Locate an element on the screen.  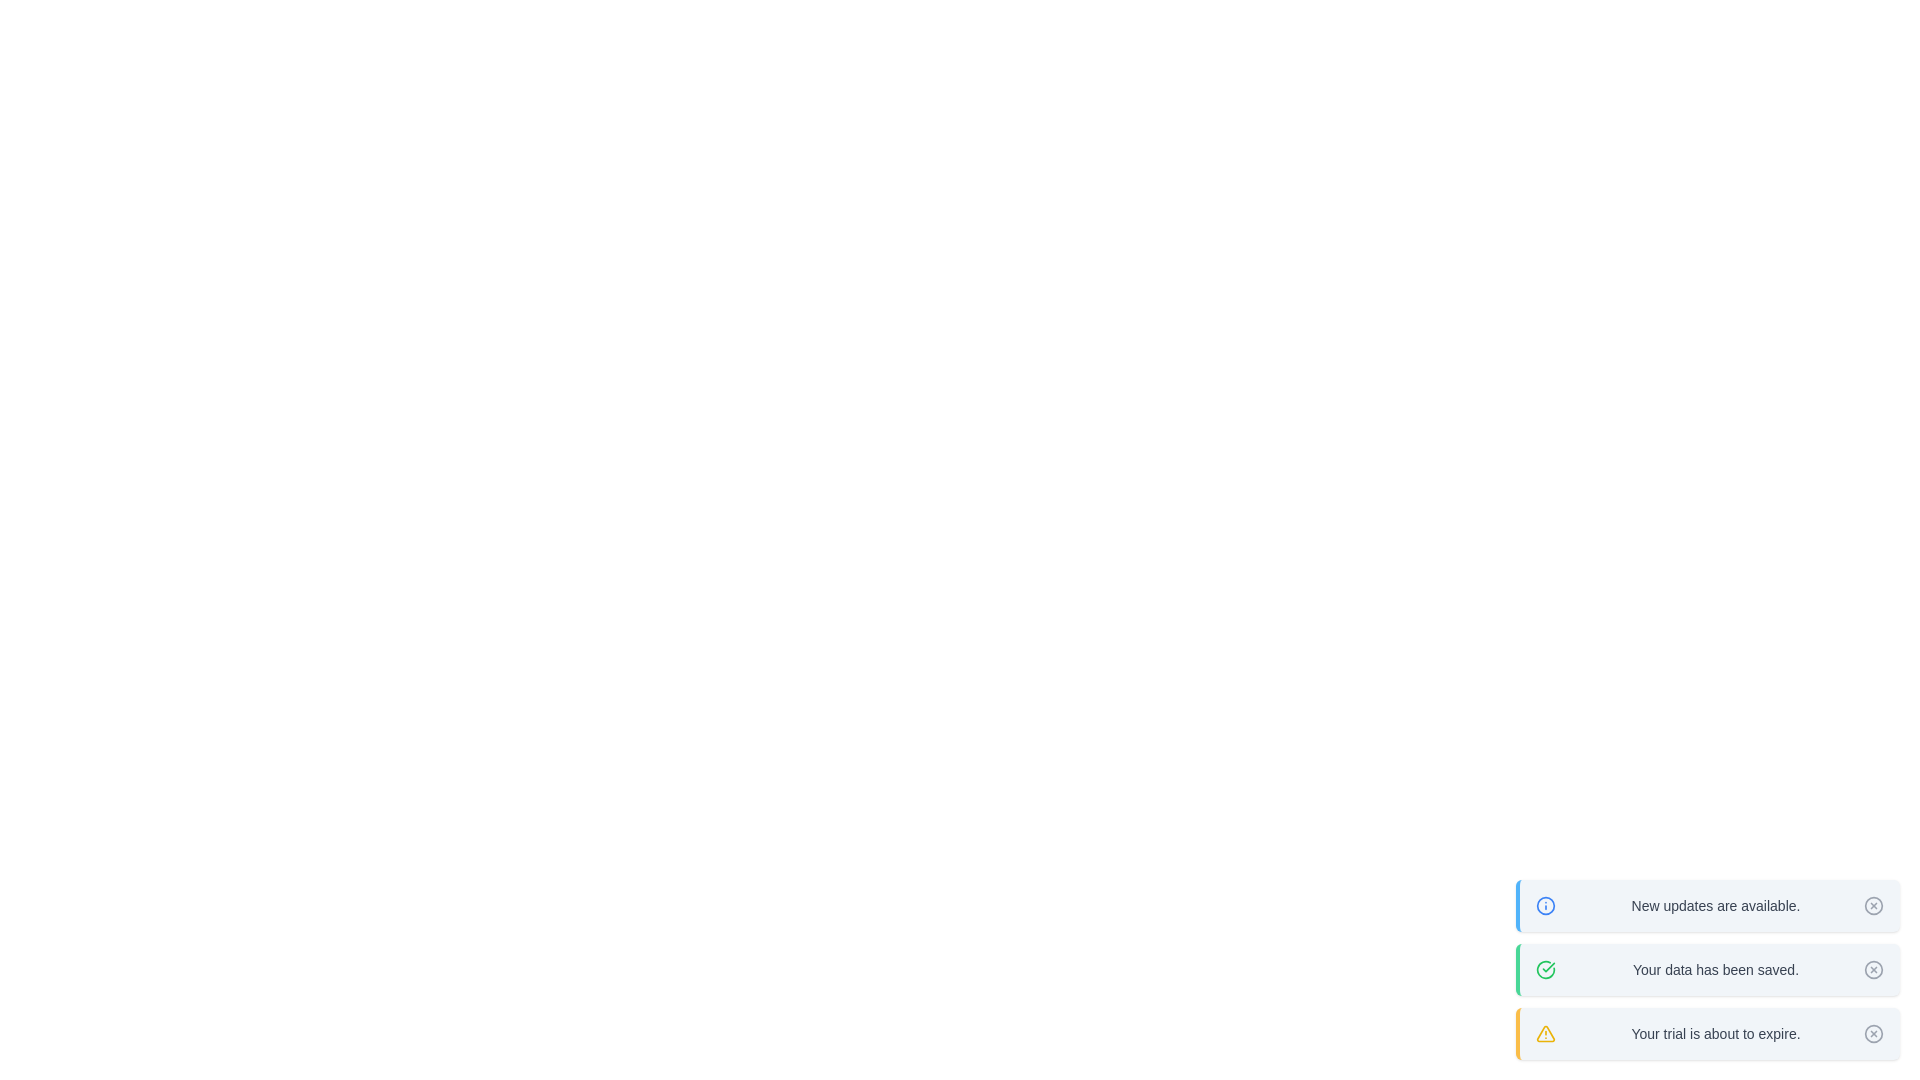
the informational icon located at the top left corner of the notification box that contains the text 'New updates are available.' is located at coordinates (1544, 906).